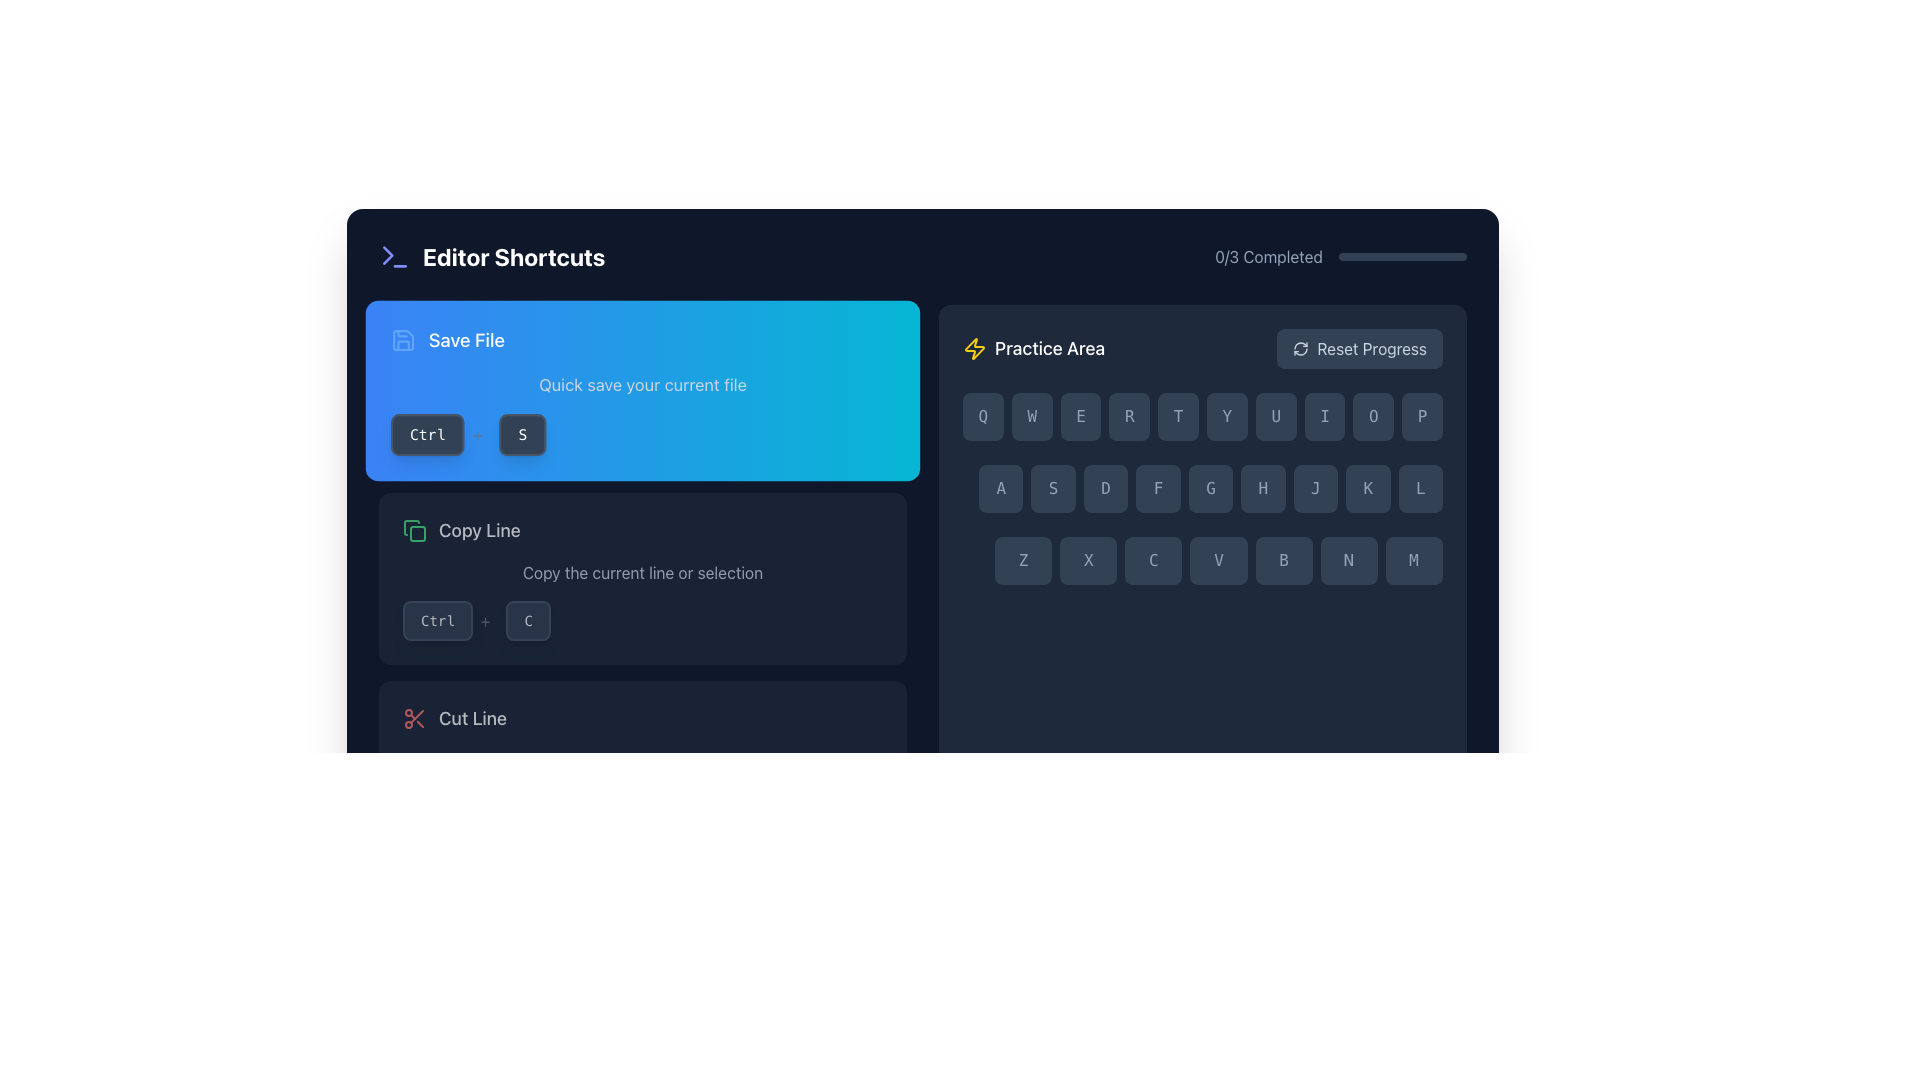 The height and width of the screenshot is (1080, 1920). What do you see at coordinates (436, 620) in the screenshot?
I see `the button-like UI component labeled 'Ctrl' which has a dark slate background and white monospaced text, located in the shortcut display section for 'Copy Line'` at bounding box center [436, 620].